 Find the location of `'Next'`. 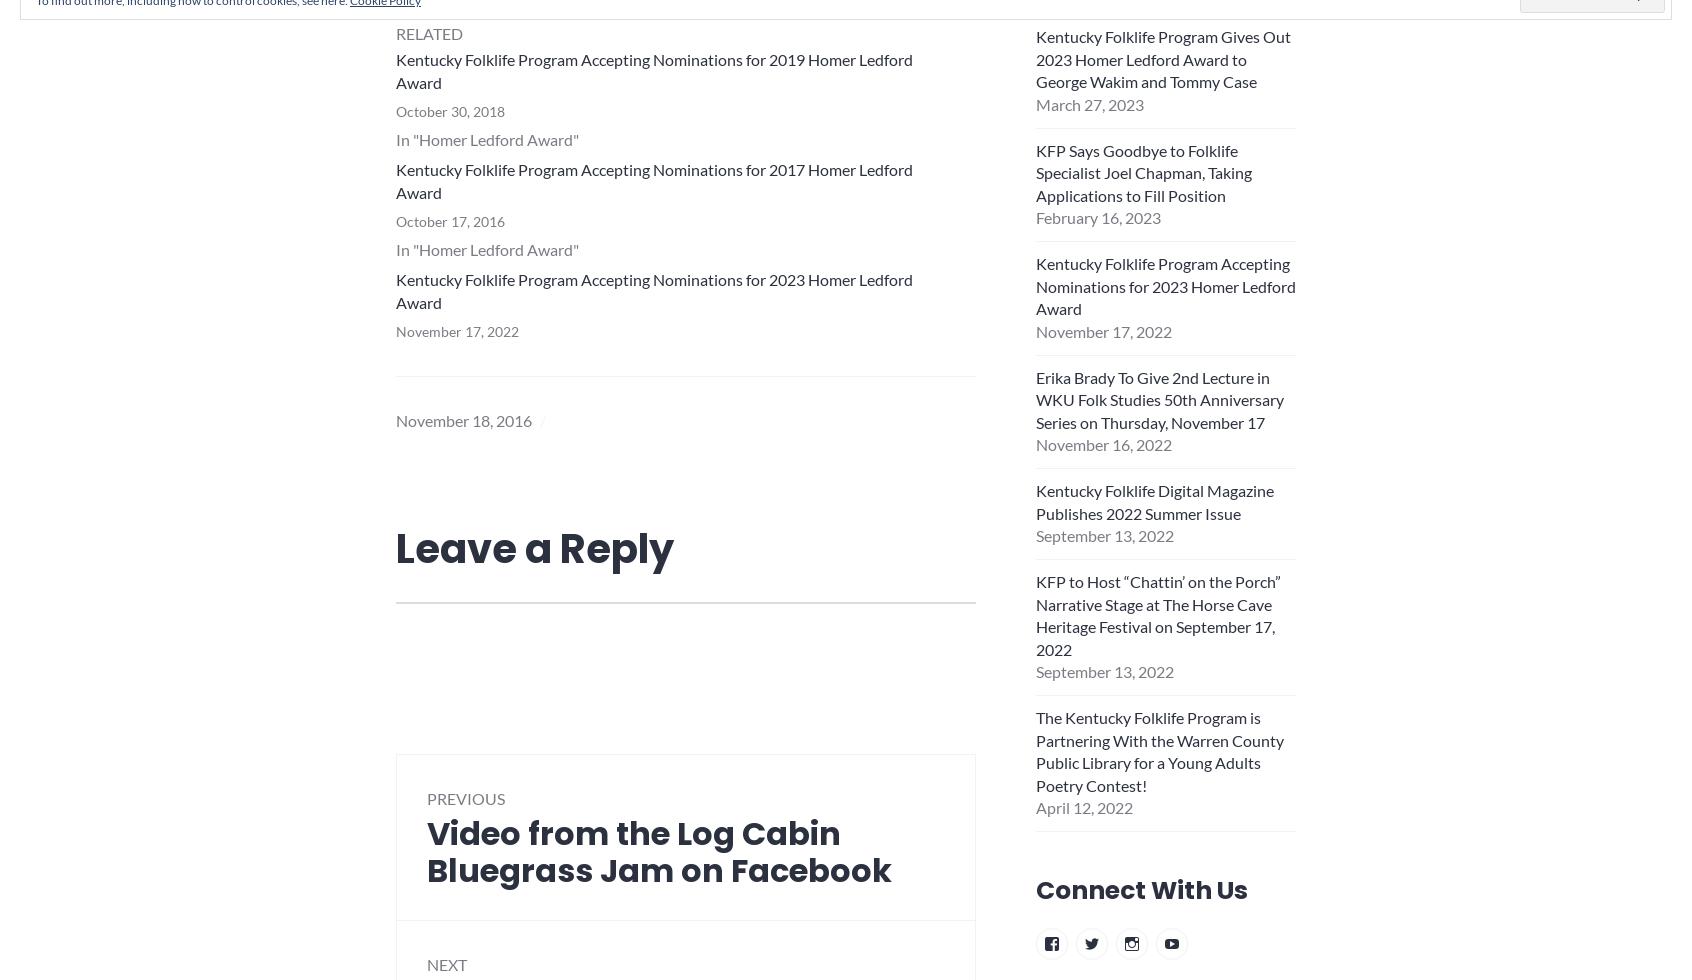

'Next' is located at coordinates (446, 964).